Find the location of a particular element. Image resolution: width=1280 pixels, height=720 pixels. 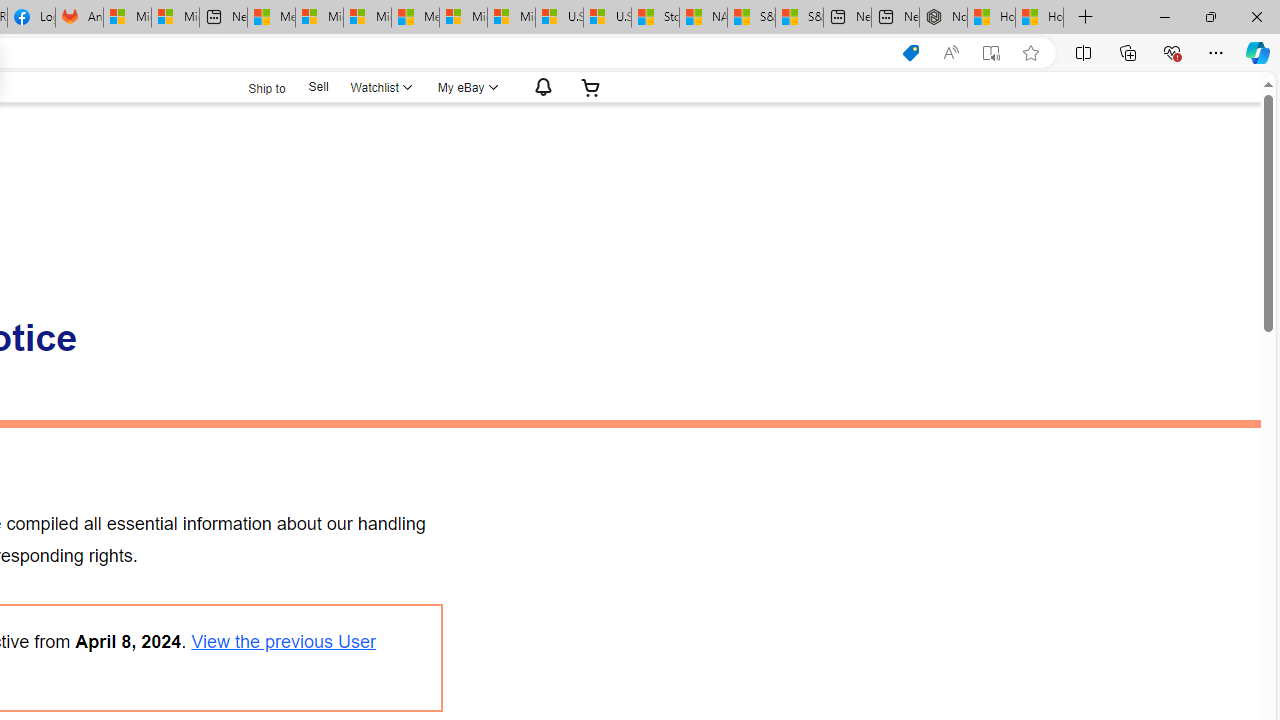

'AutomationID: gh-eb-Alerts' is located at coordinates (540, 86).